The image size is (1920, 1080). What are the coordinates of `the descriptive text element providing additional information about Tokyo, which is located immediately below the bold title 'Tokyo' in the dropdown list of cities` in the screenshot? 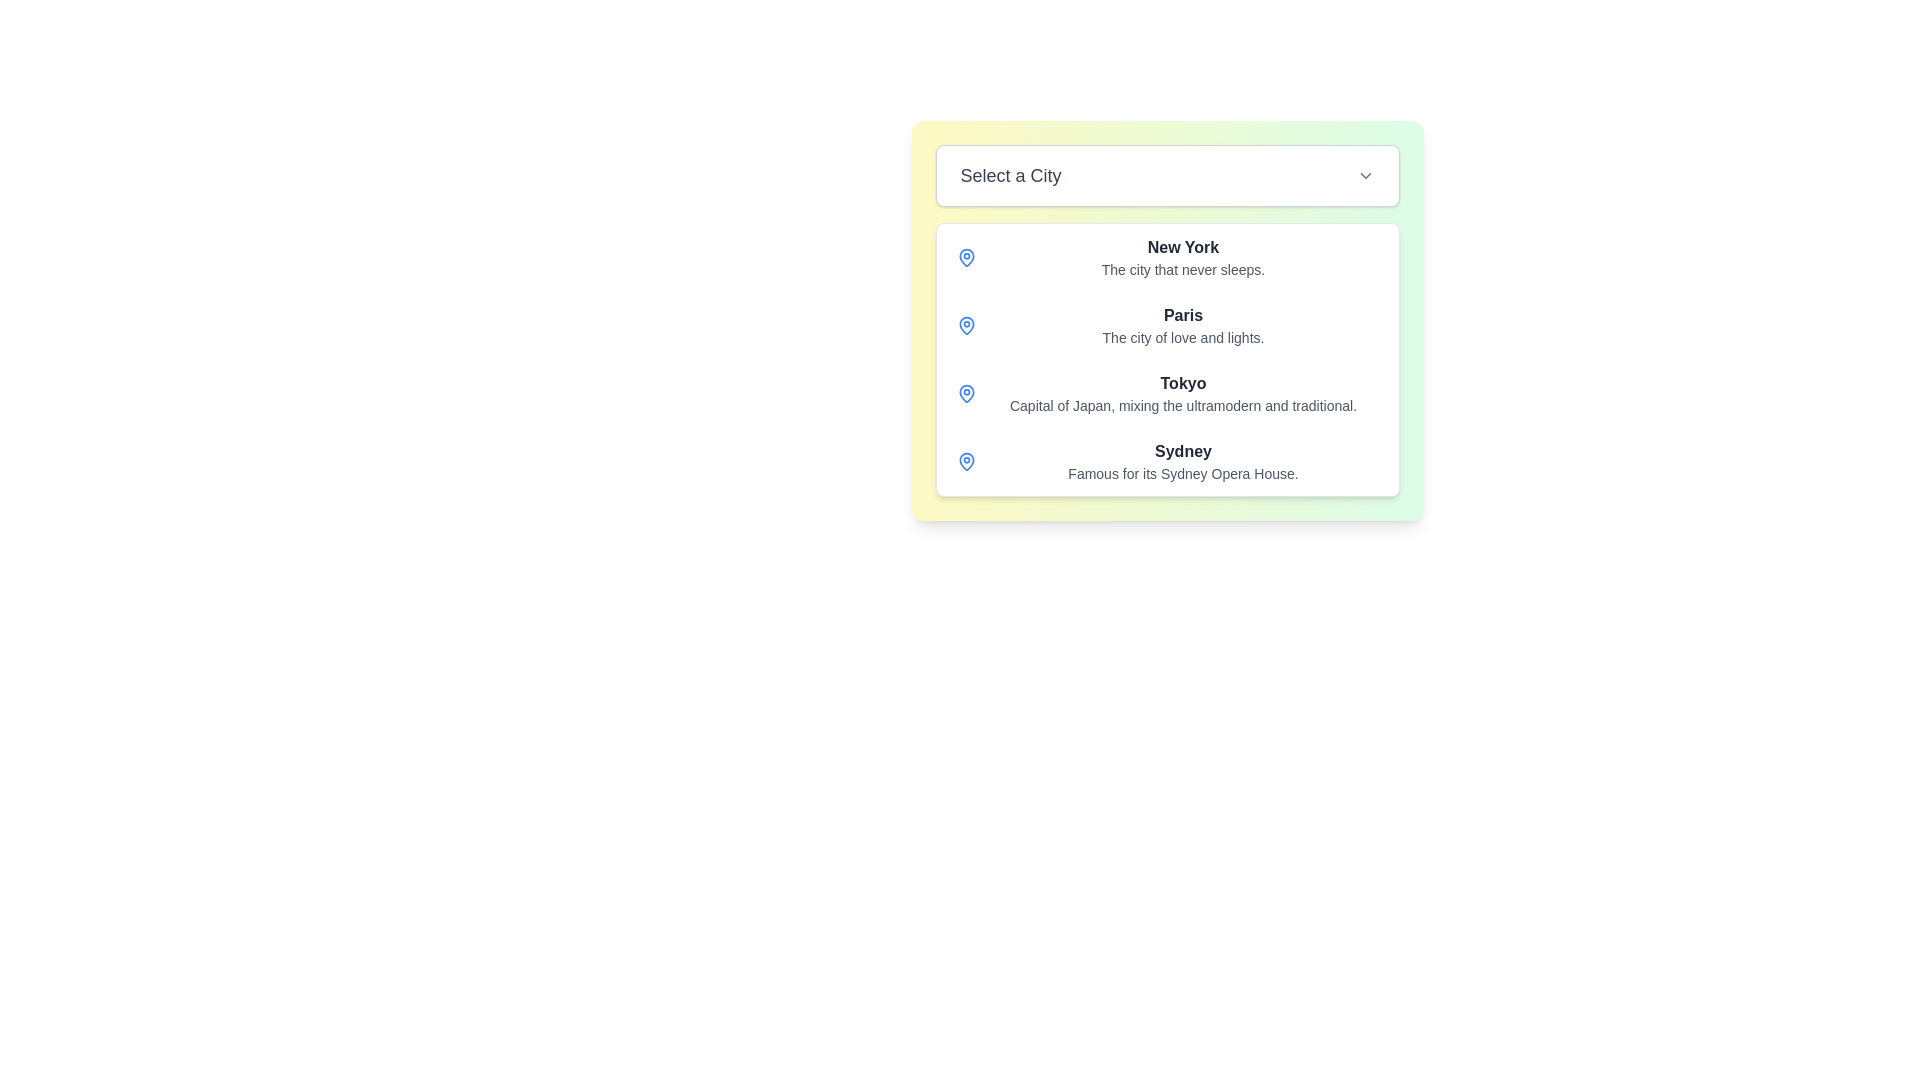 It's located at (1183, 405).